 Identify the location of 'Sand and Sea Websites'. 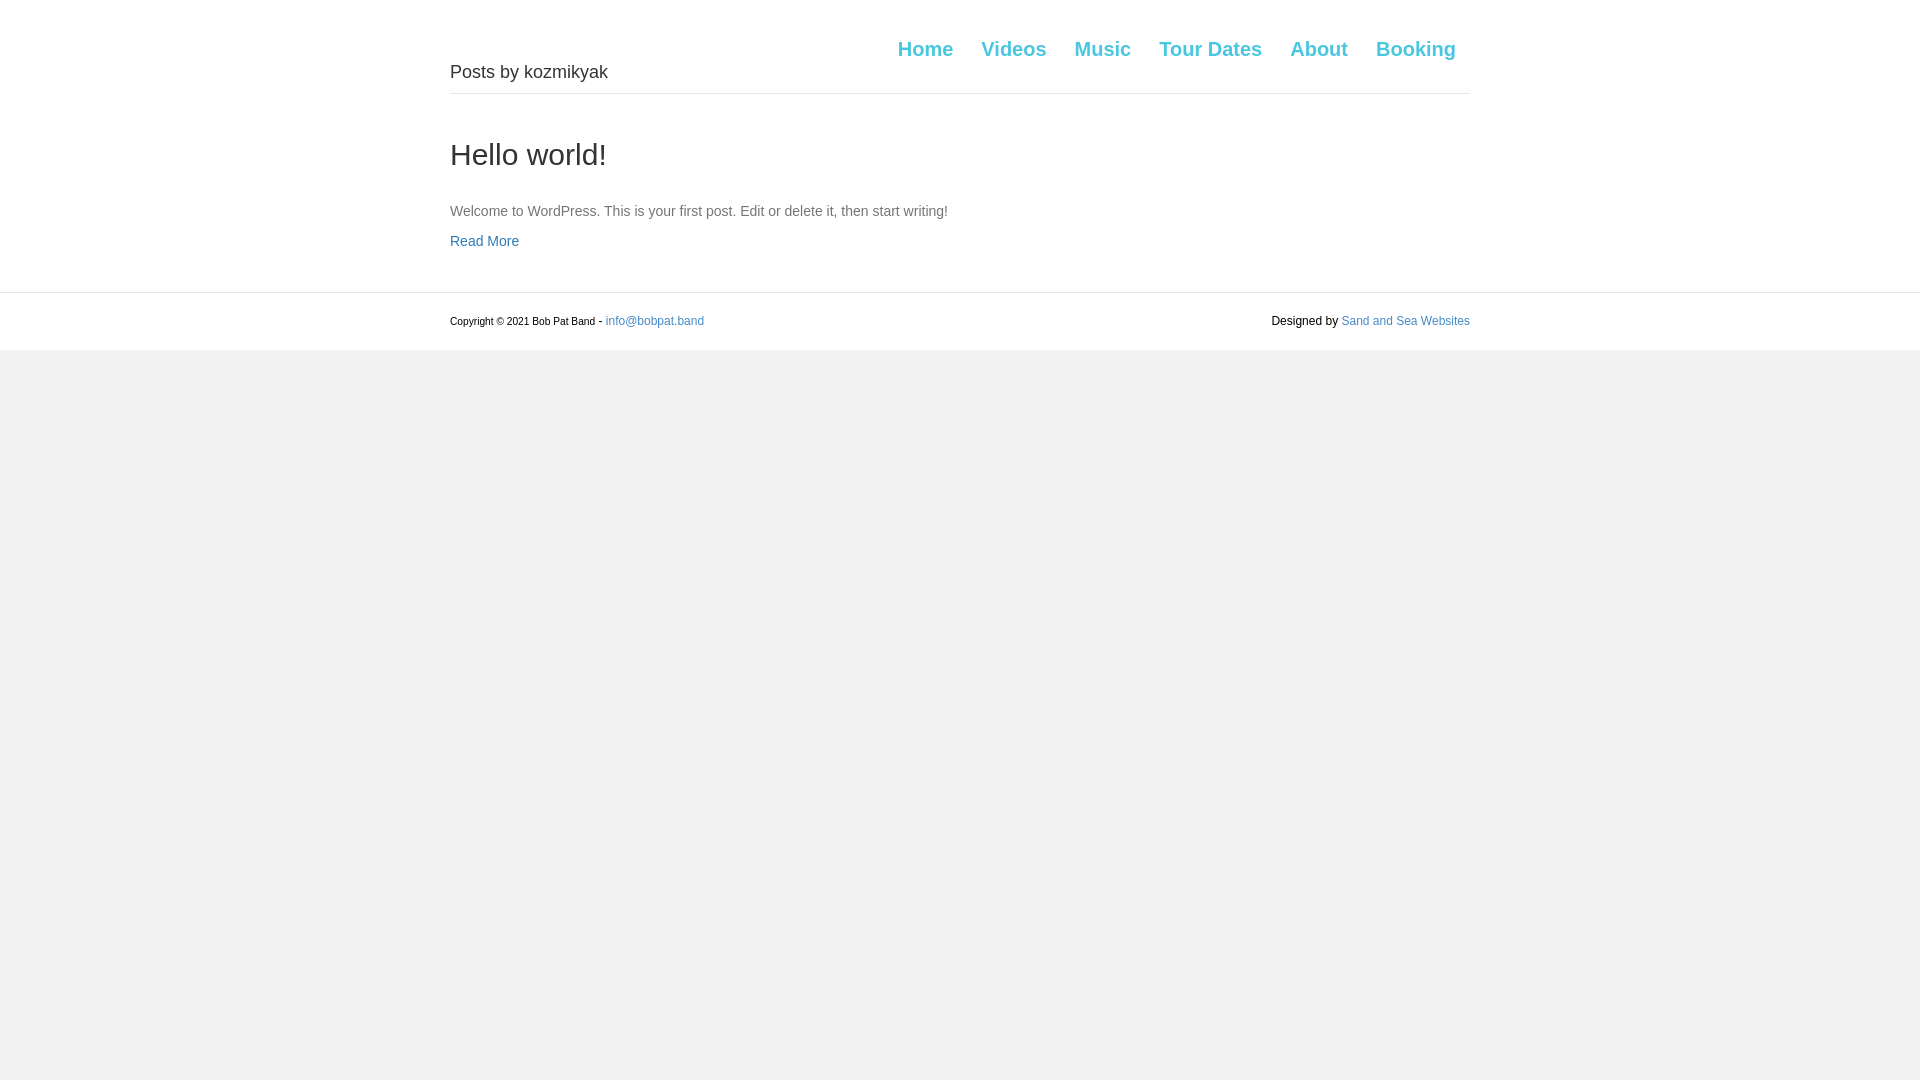
(1340, 319).